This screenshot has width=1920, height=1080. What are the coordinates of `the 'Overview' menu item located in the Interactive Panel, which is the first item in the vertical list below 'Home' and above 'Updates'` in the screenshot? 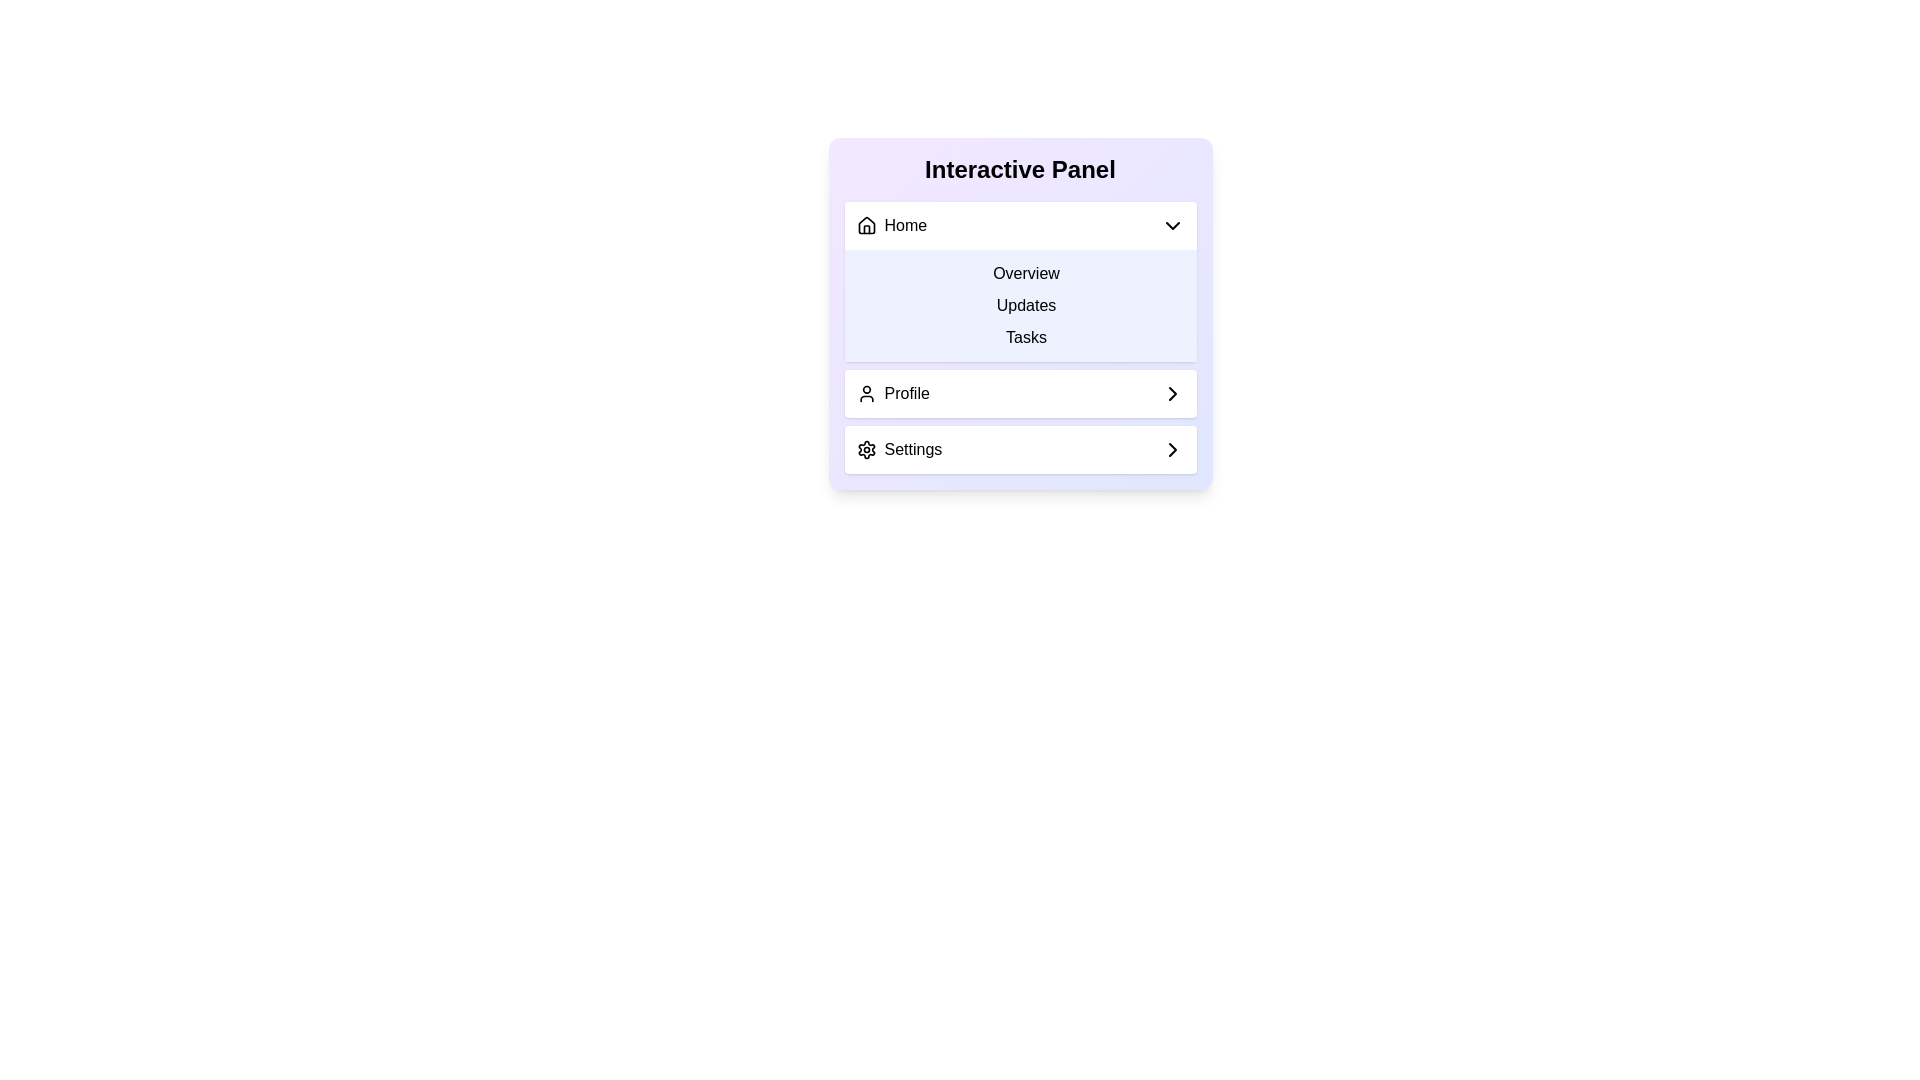 It's located at (1026, 273).